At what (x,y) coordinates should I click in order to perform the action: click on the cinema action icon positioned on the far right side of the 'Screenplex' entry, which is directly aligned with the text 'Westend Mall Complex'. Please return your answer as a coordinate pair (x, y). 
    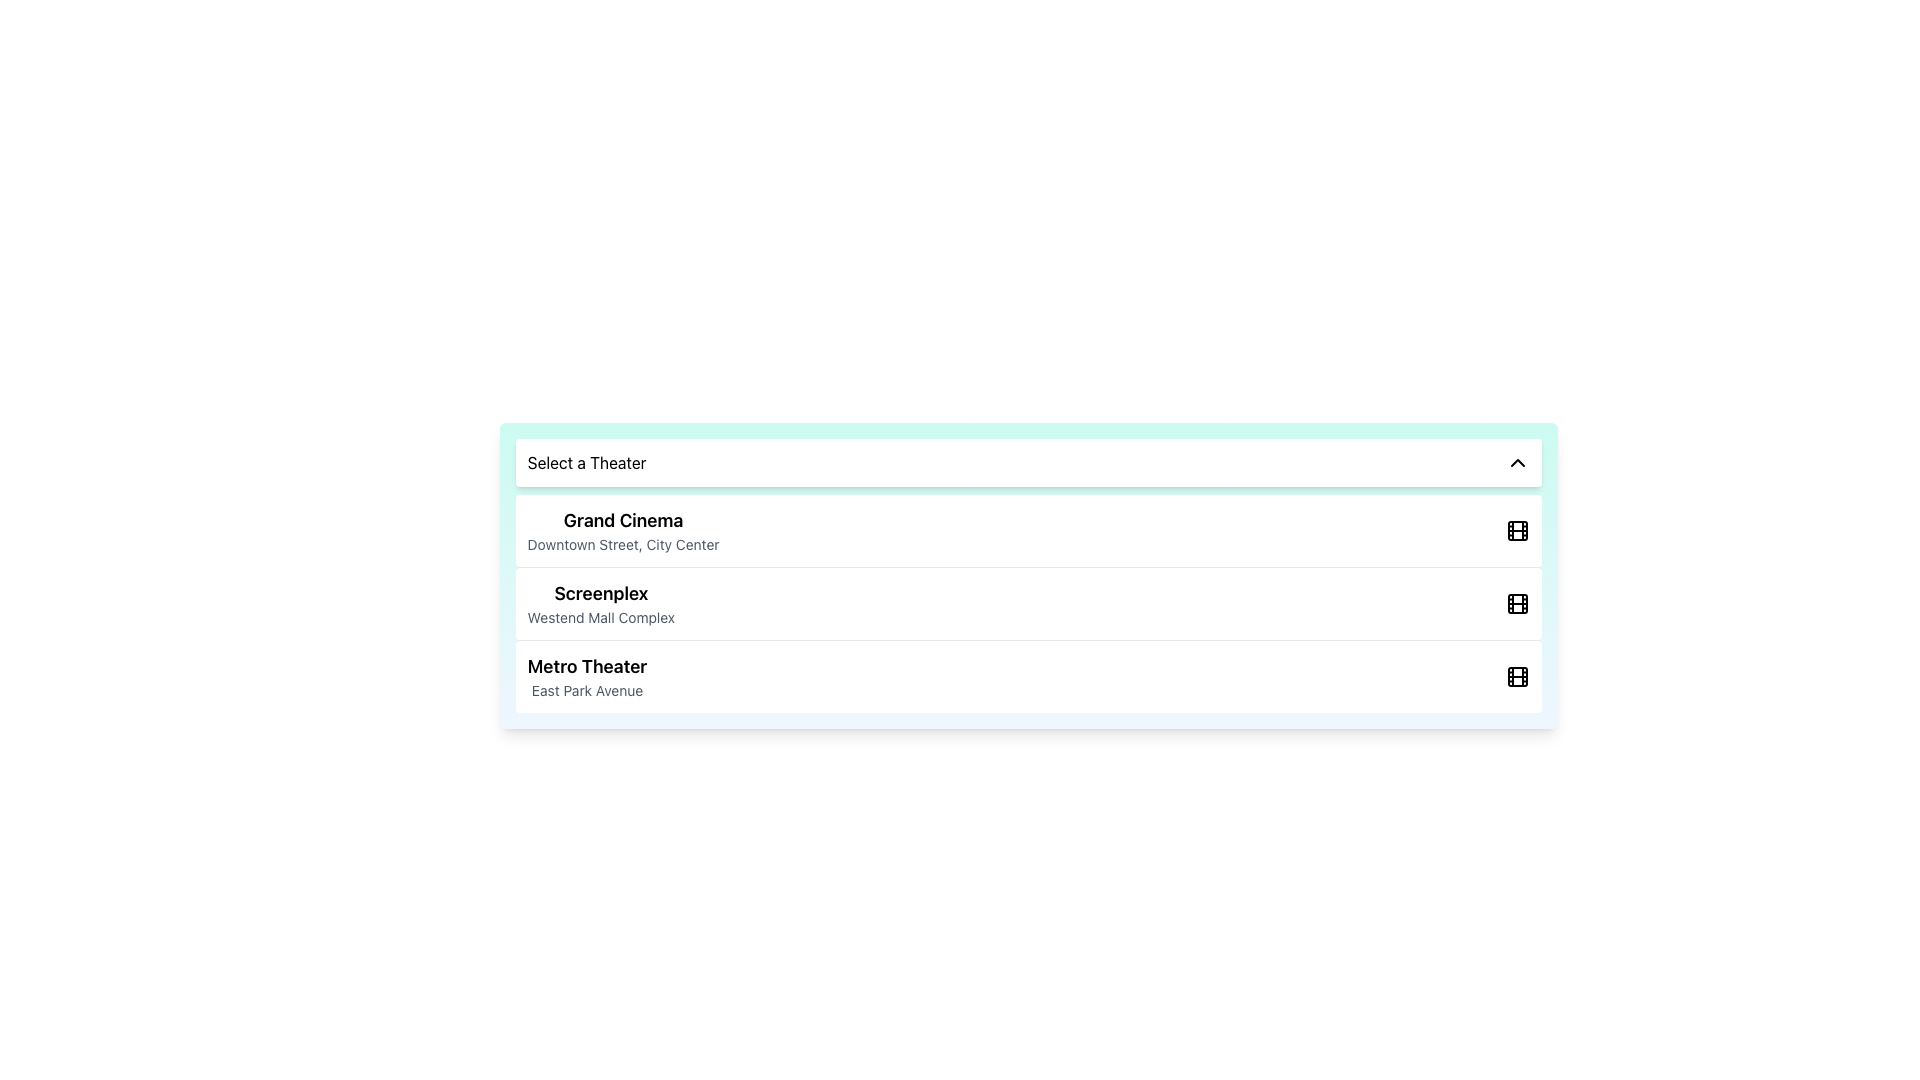
    Looking at the image, I should click on (1518, 603).